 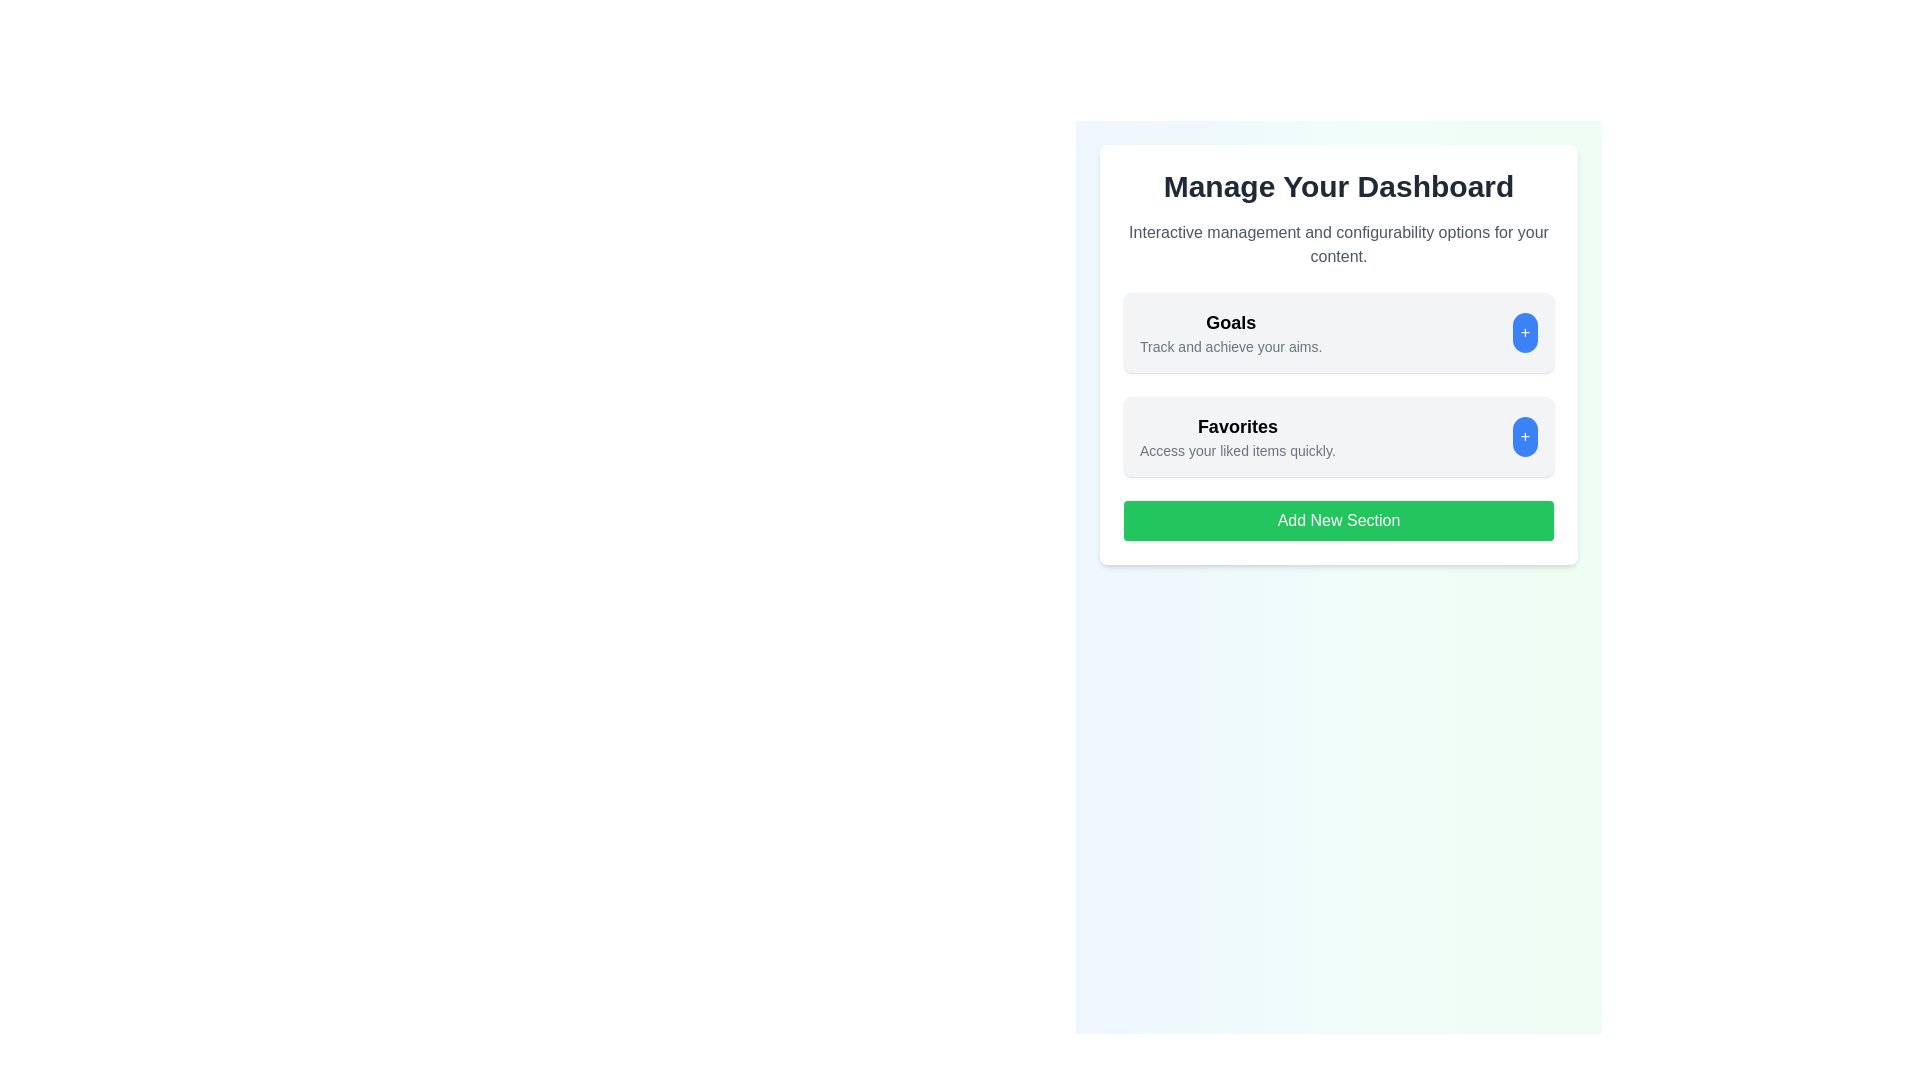 What do you see at coordinates (1339, 186) in the screenshot?
I see `the main heading text element at the top of the dashboard section, which sets the context for the content below` at bounding box center [1339, 186].